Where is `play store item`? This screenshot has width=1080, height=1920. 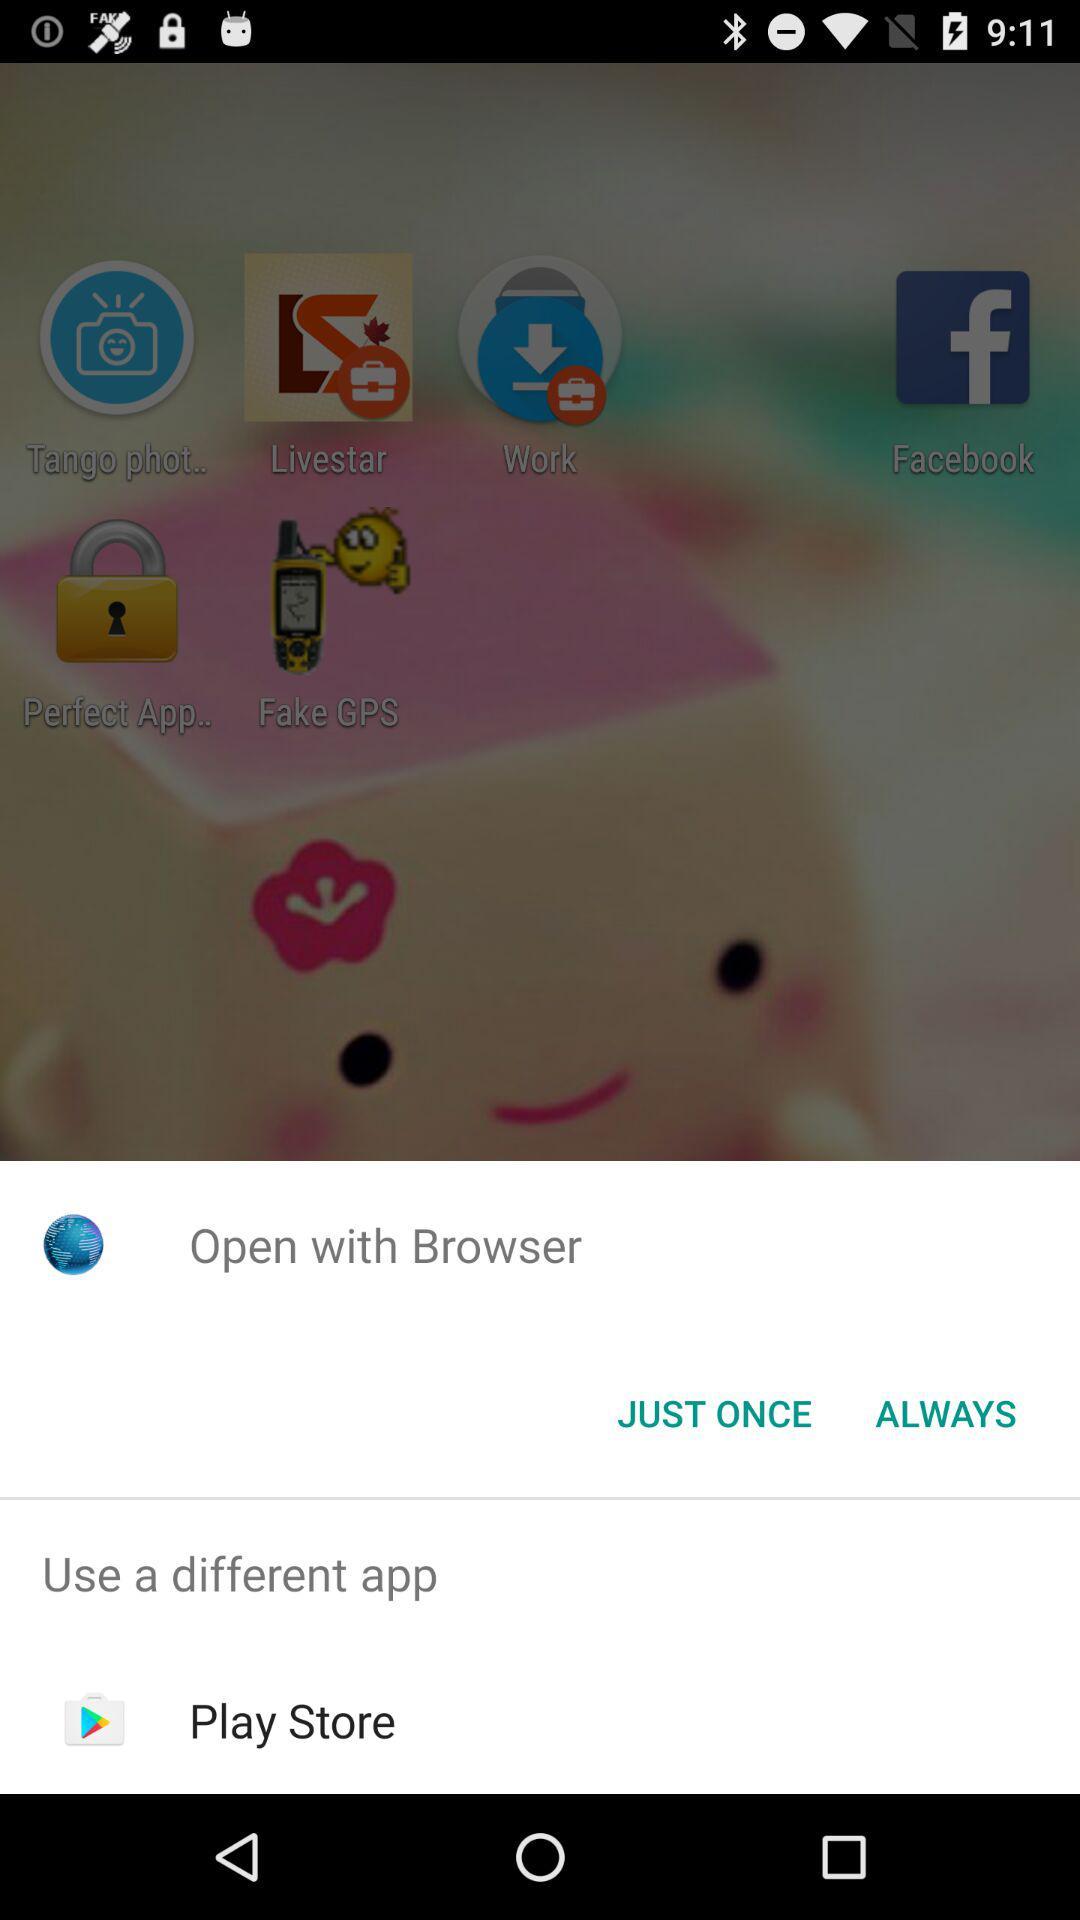 play store item is located at coordinates (292, 1719).